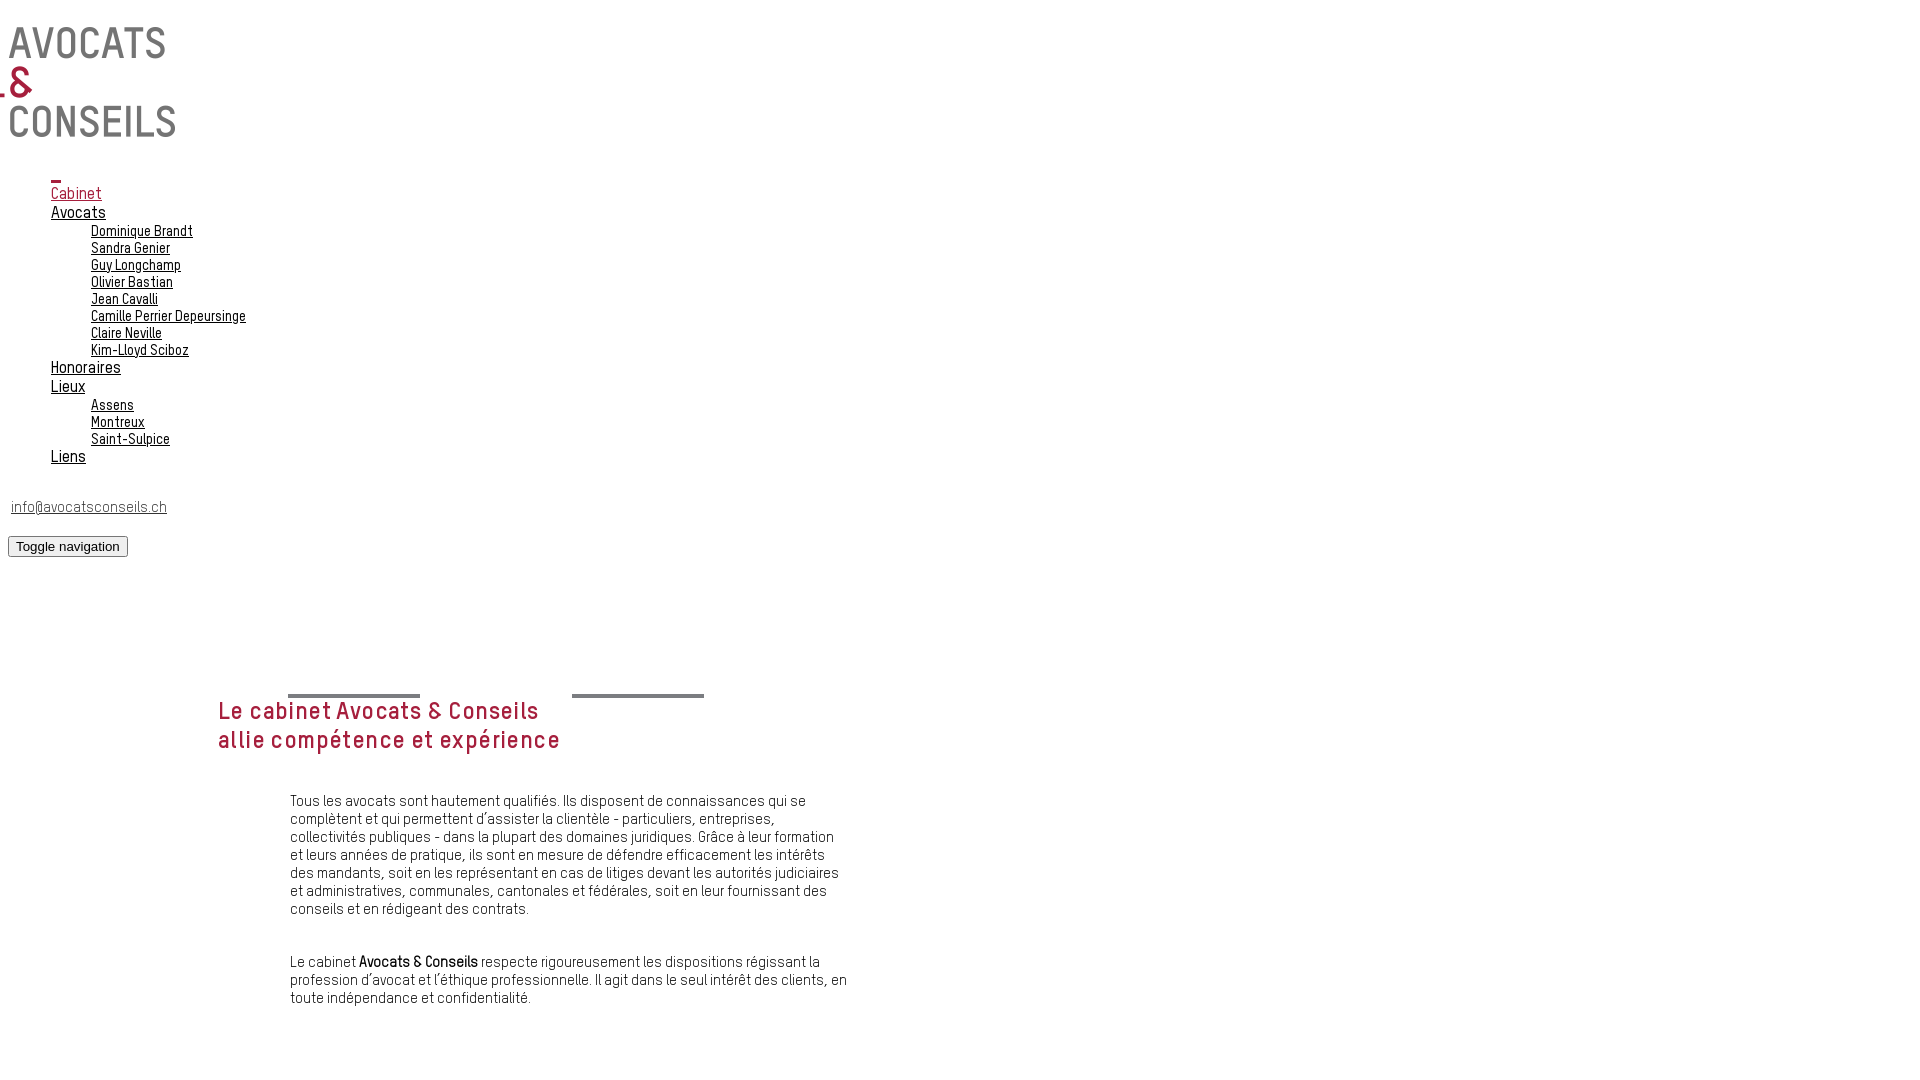 This screenshot has width=1920, height=1080. Describe the element at coordinates (88, 507) in the screenshot. I see `'info@avocatsconseils.ch'` at that location.